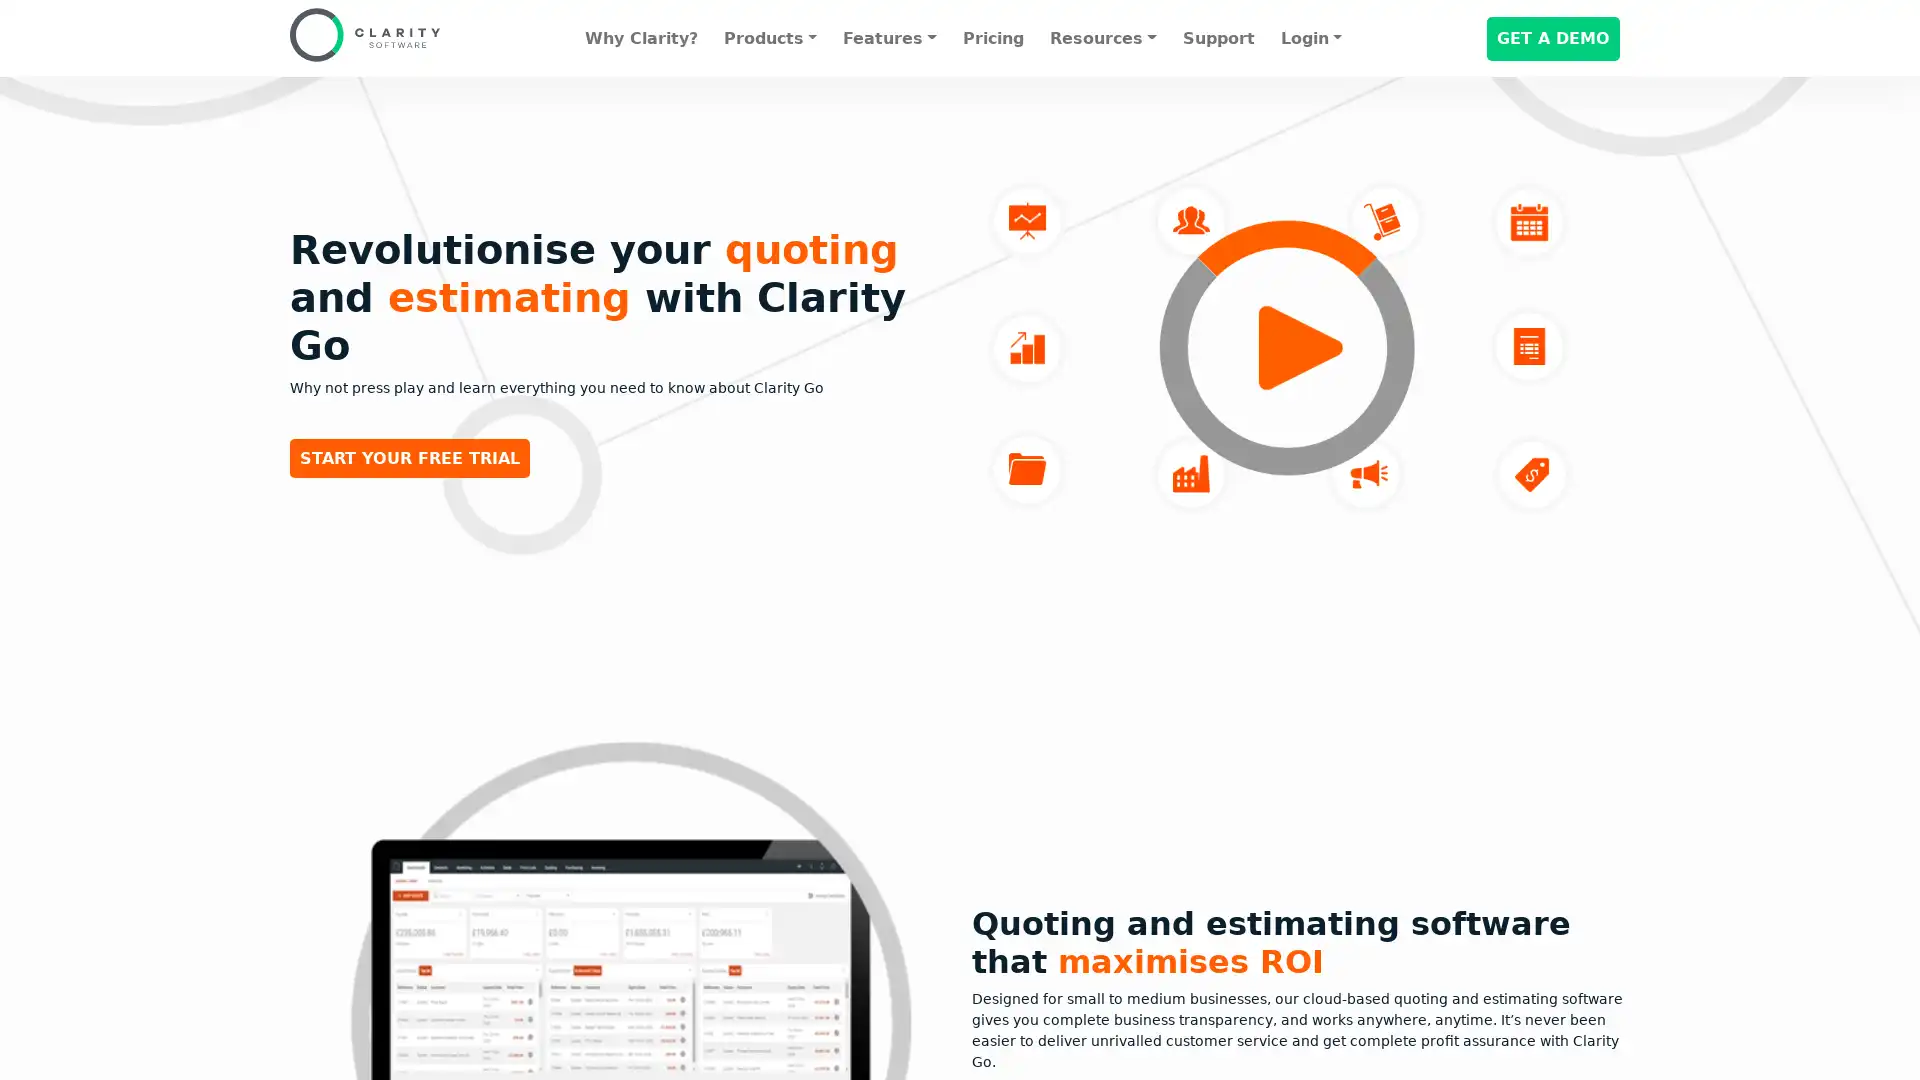 The image size is (1920, 1080). I want to click on Products, so click(768, 38).